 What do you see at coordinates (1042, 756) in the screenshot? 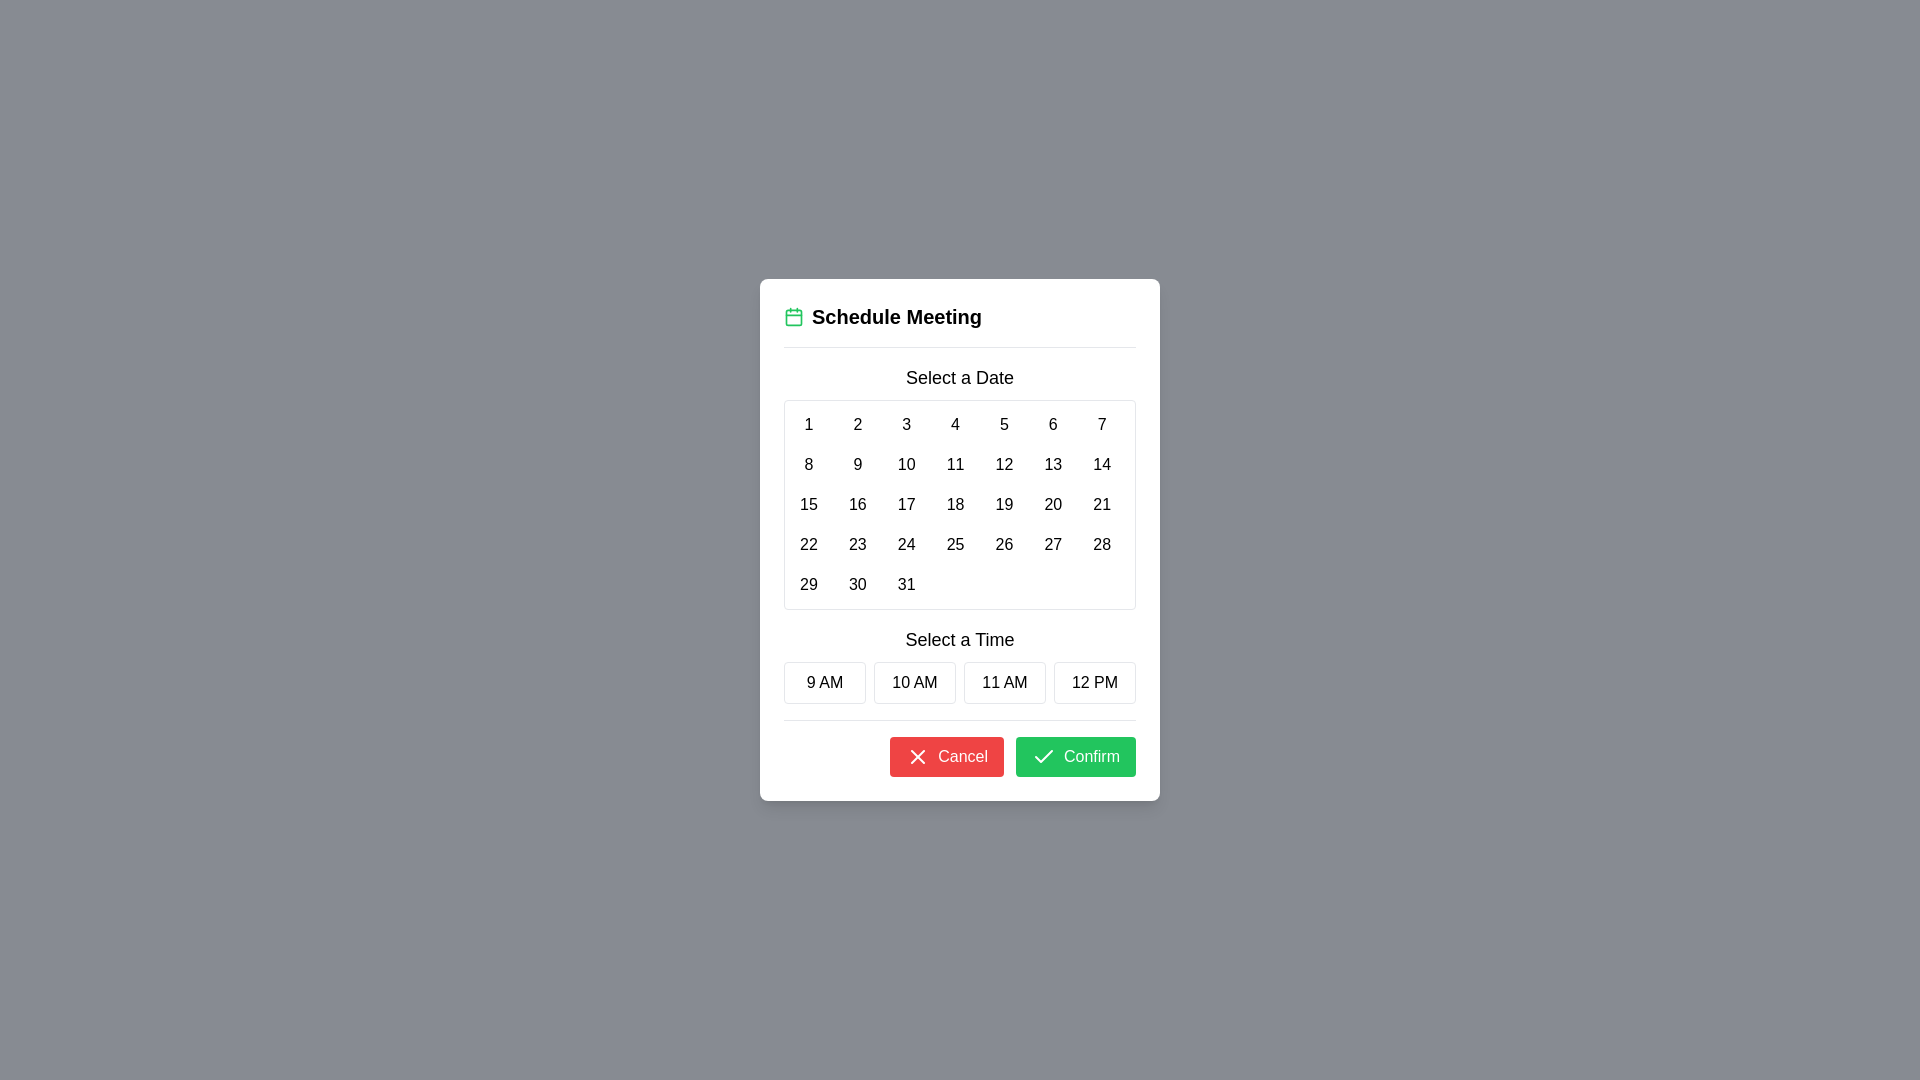
I see `the checkmark icon element, which is part of the green Confirm button located at the bottom right corner of the dialog box` at bounding box center [1042, 756].